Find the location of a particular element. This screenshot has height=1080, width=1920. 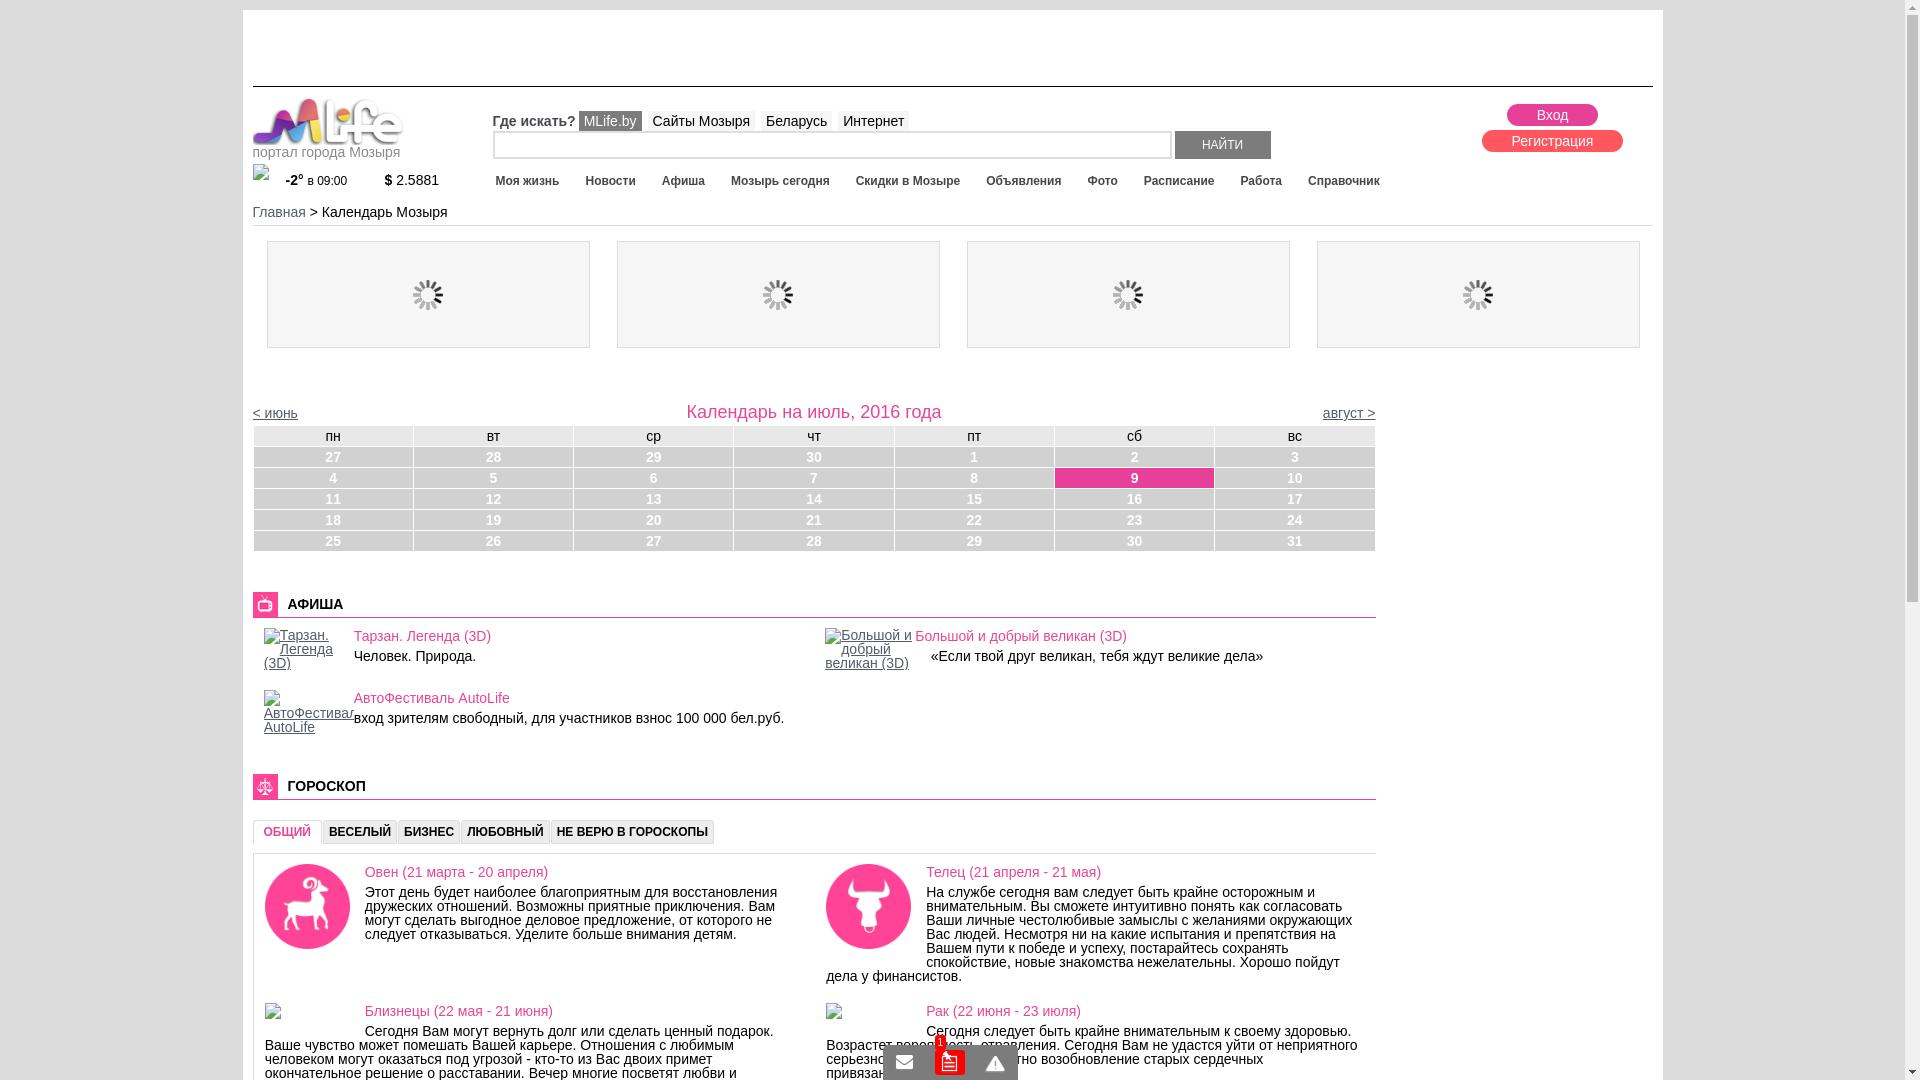

'18' is located at coordinates (333, 519).